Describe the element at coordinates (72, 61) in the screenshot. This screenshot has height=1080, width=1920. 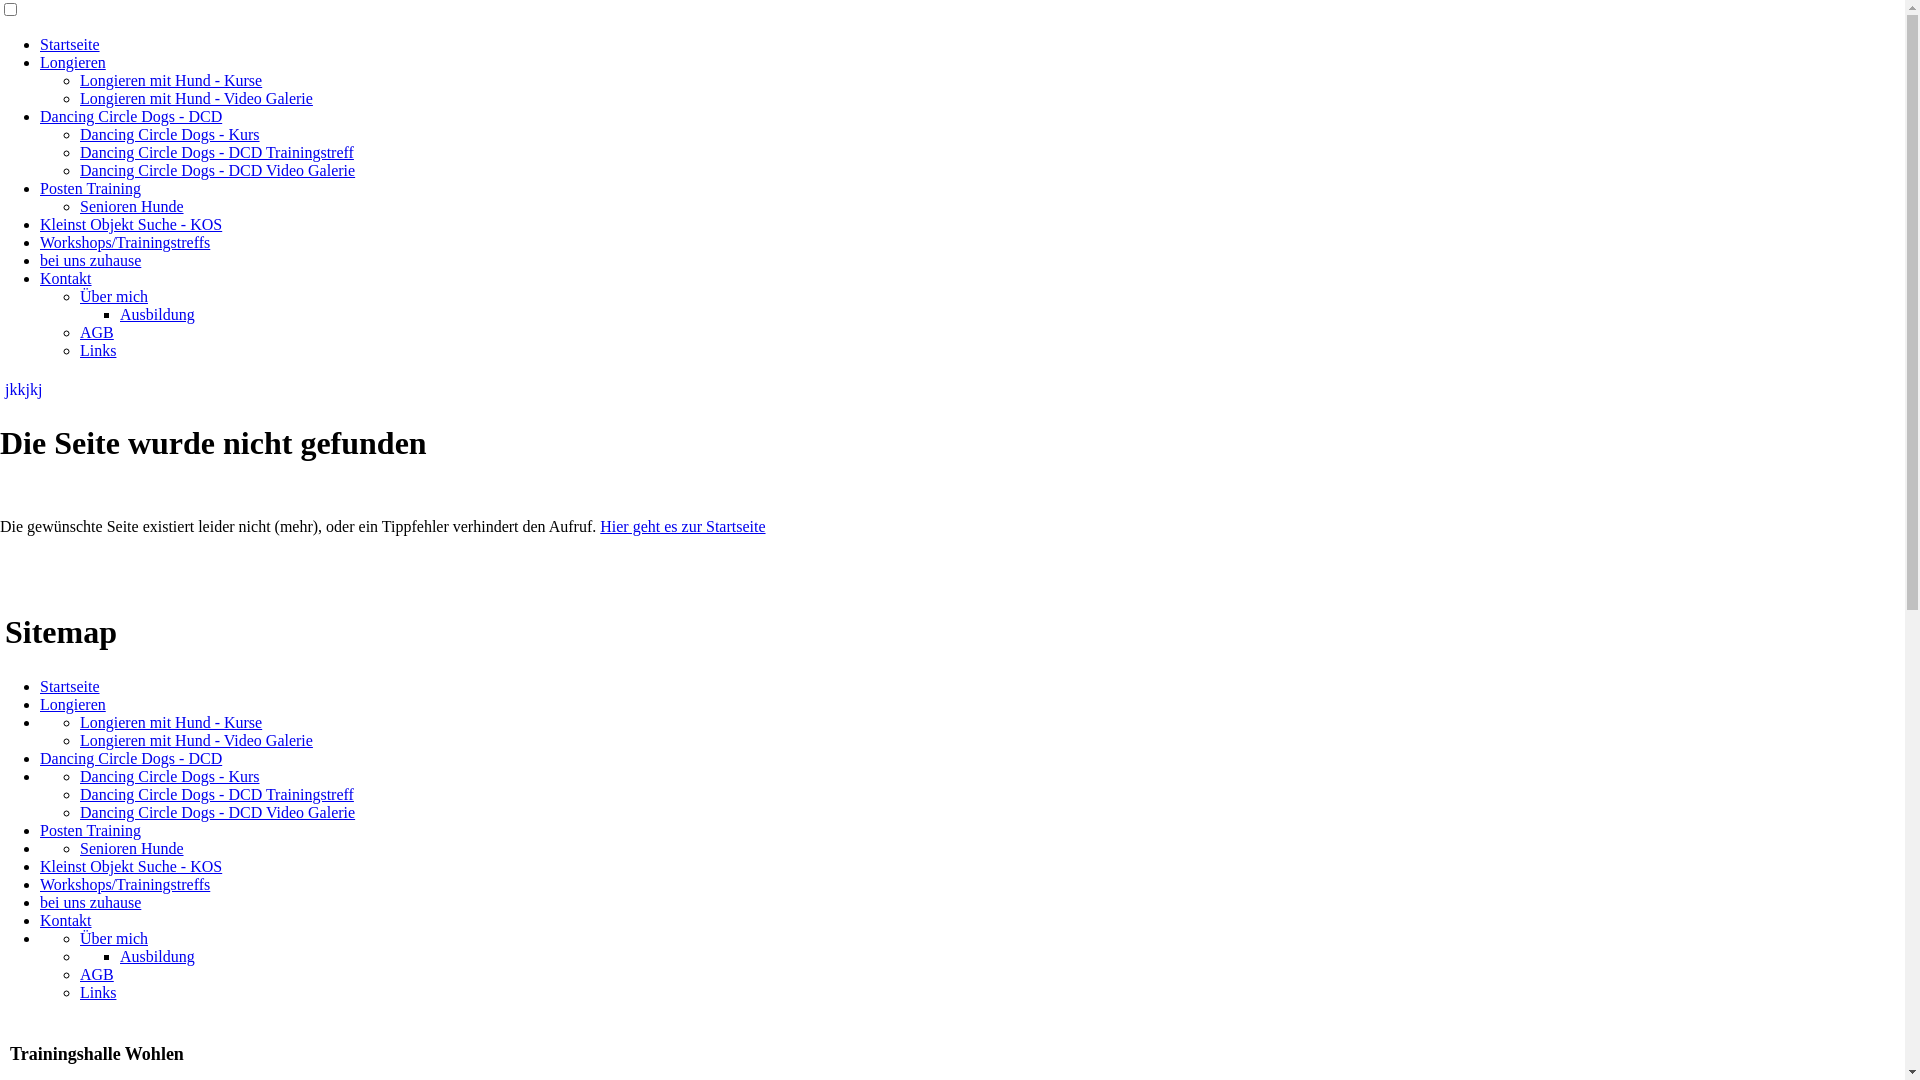
I see `'Longieren'` at that location.